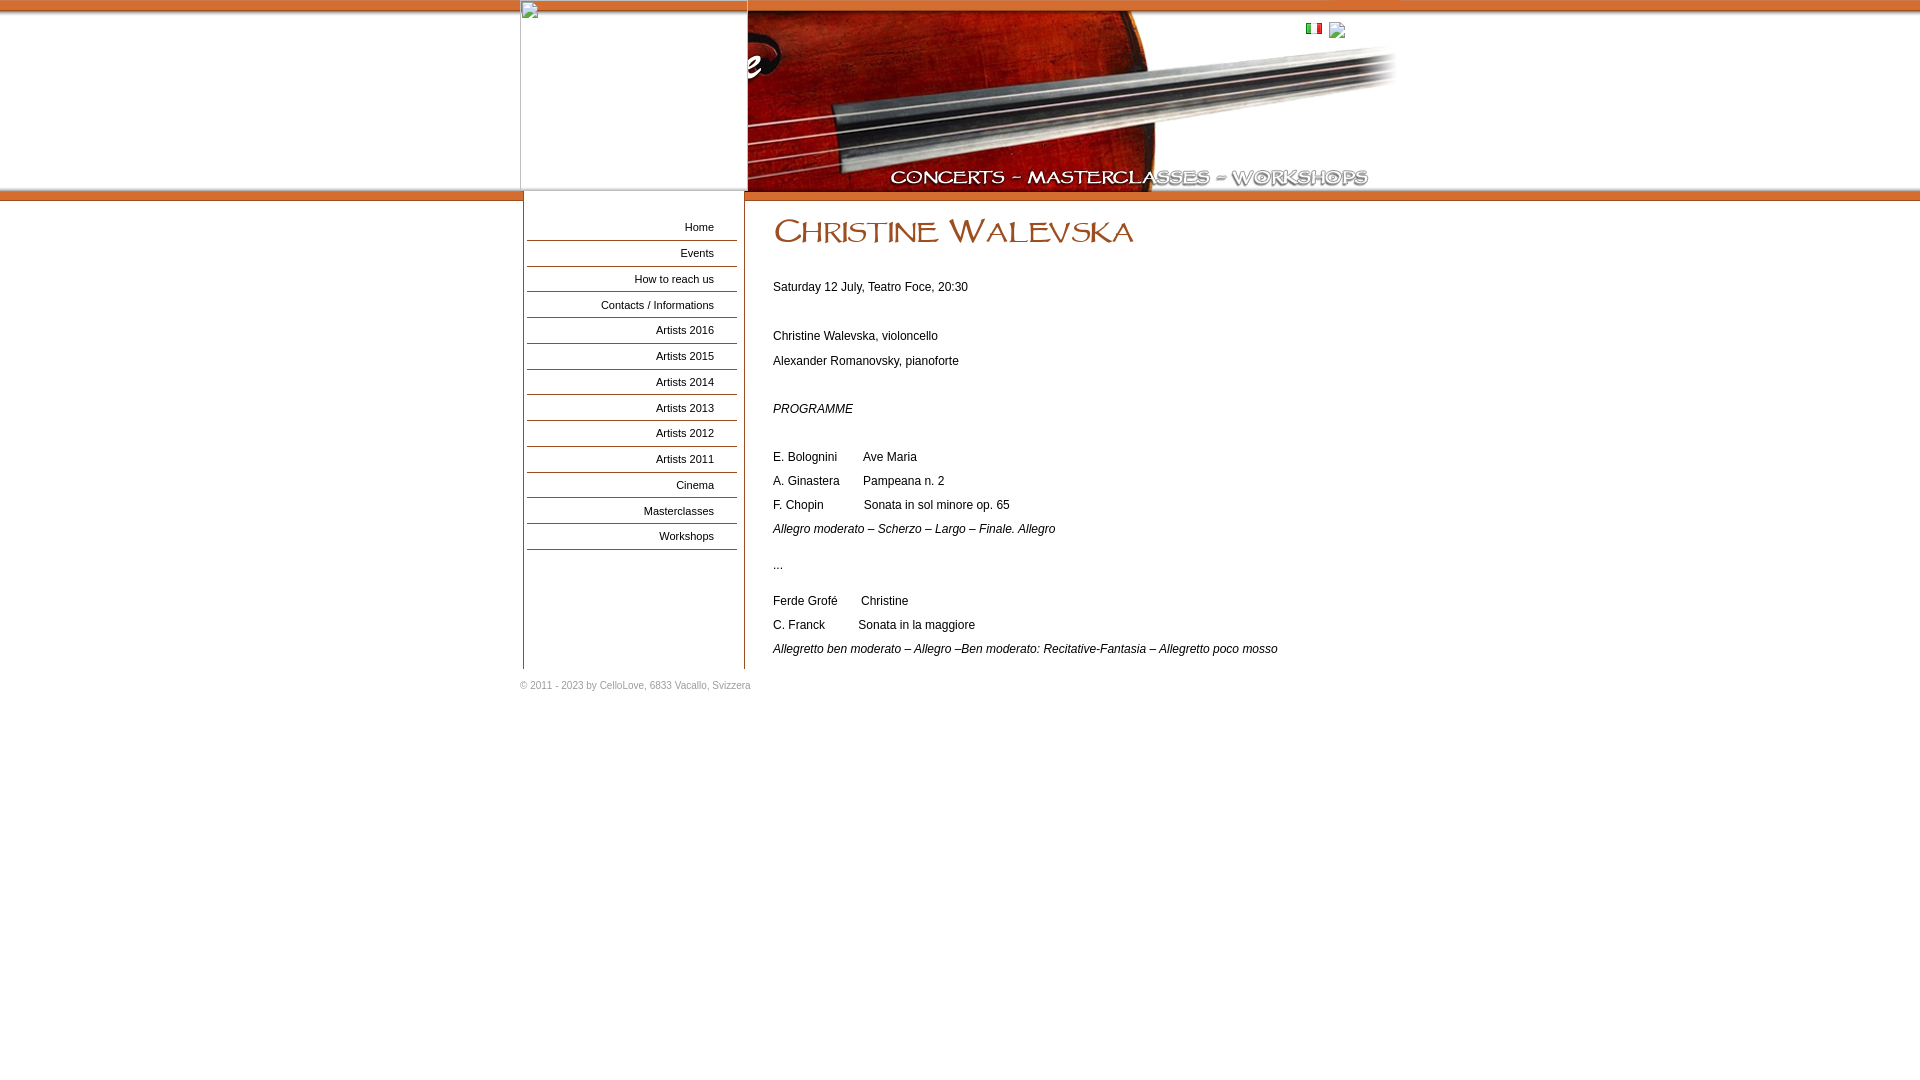  Describe the element at coordinates (631, 226) in the screenshot. I see `'Home'` at that location.